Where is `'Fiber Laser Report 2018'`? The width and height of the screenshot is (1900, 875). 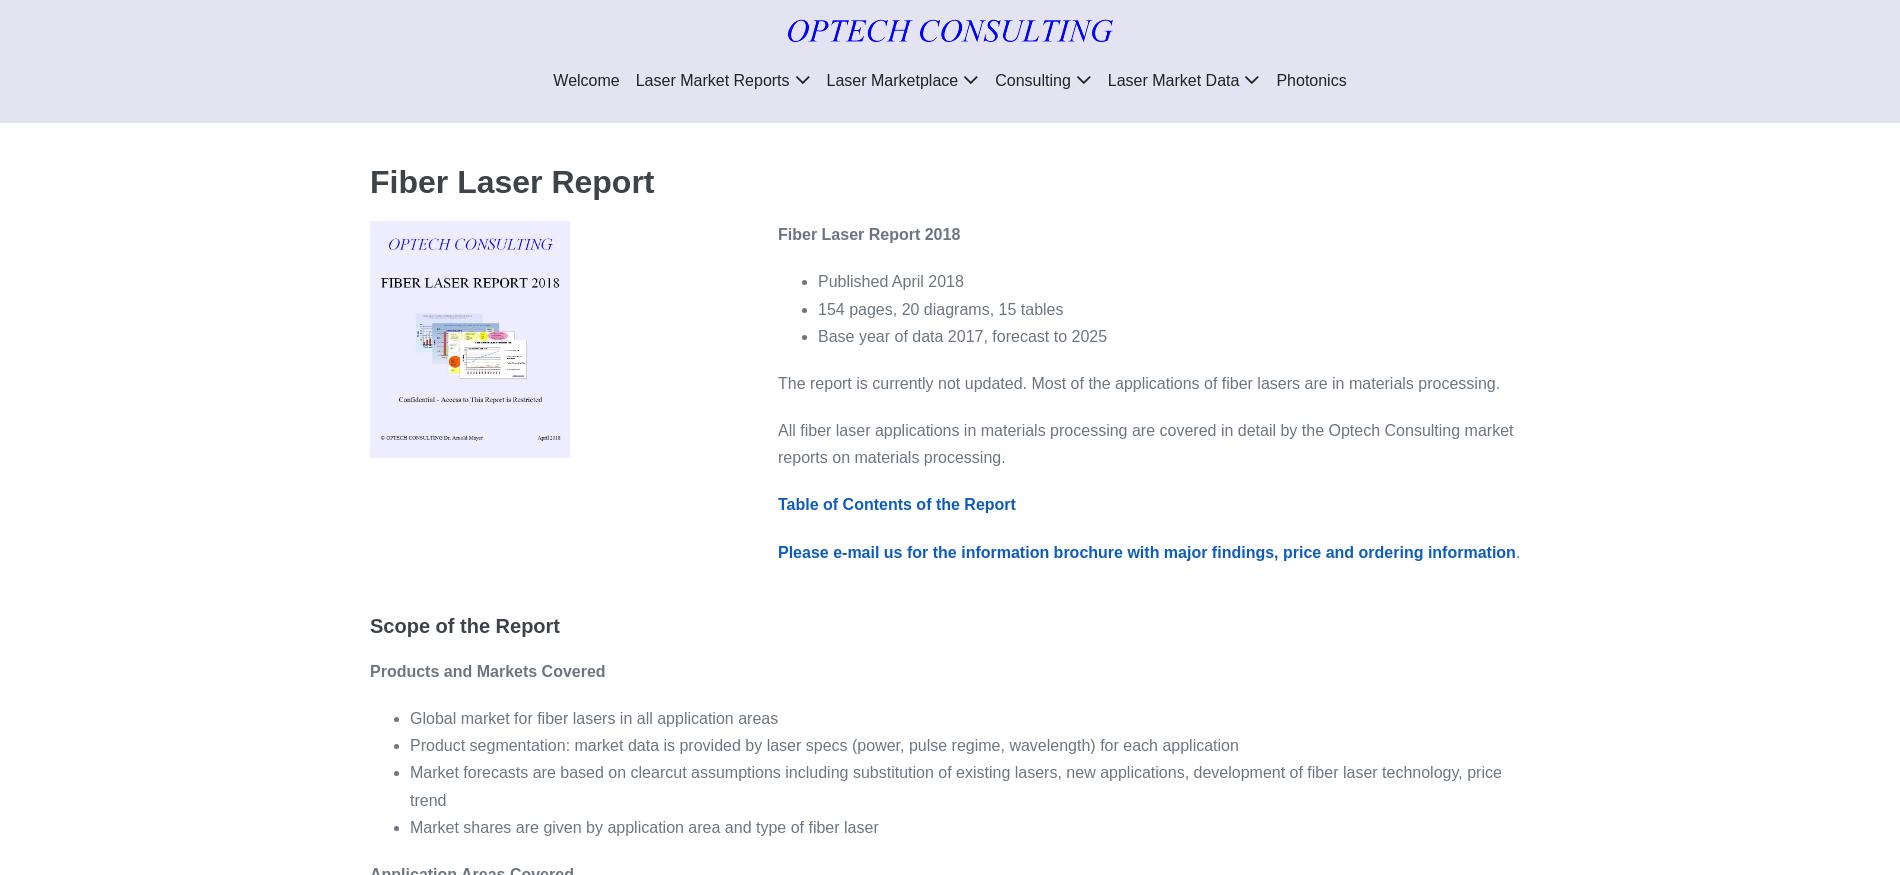
'Fiber Laser Report 2018' is located at coordinates (868, 234).